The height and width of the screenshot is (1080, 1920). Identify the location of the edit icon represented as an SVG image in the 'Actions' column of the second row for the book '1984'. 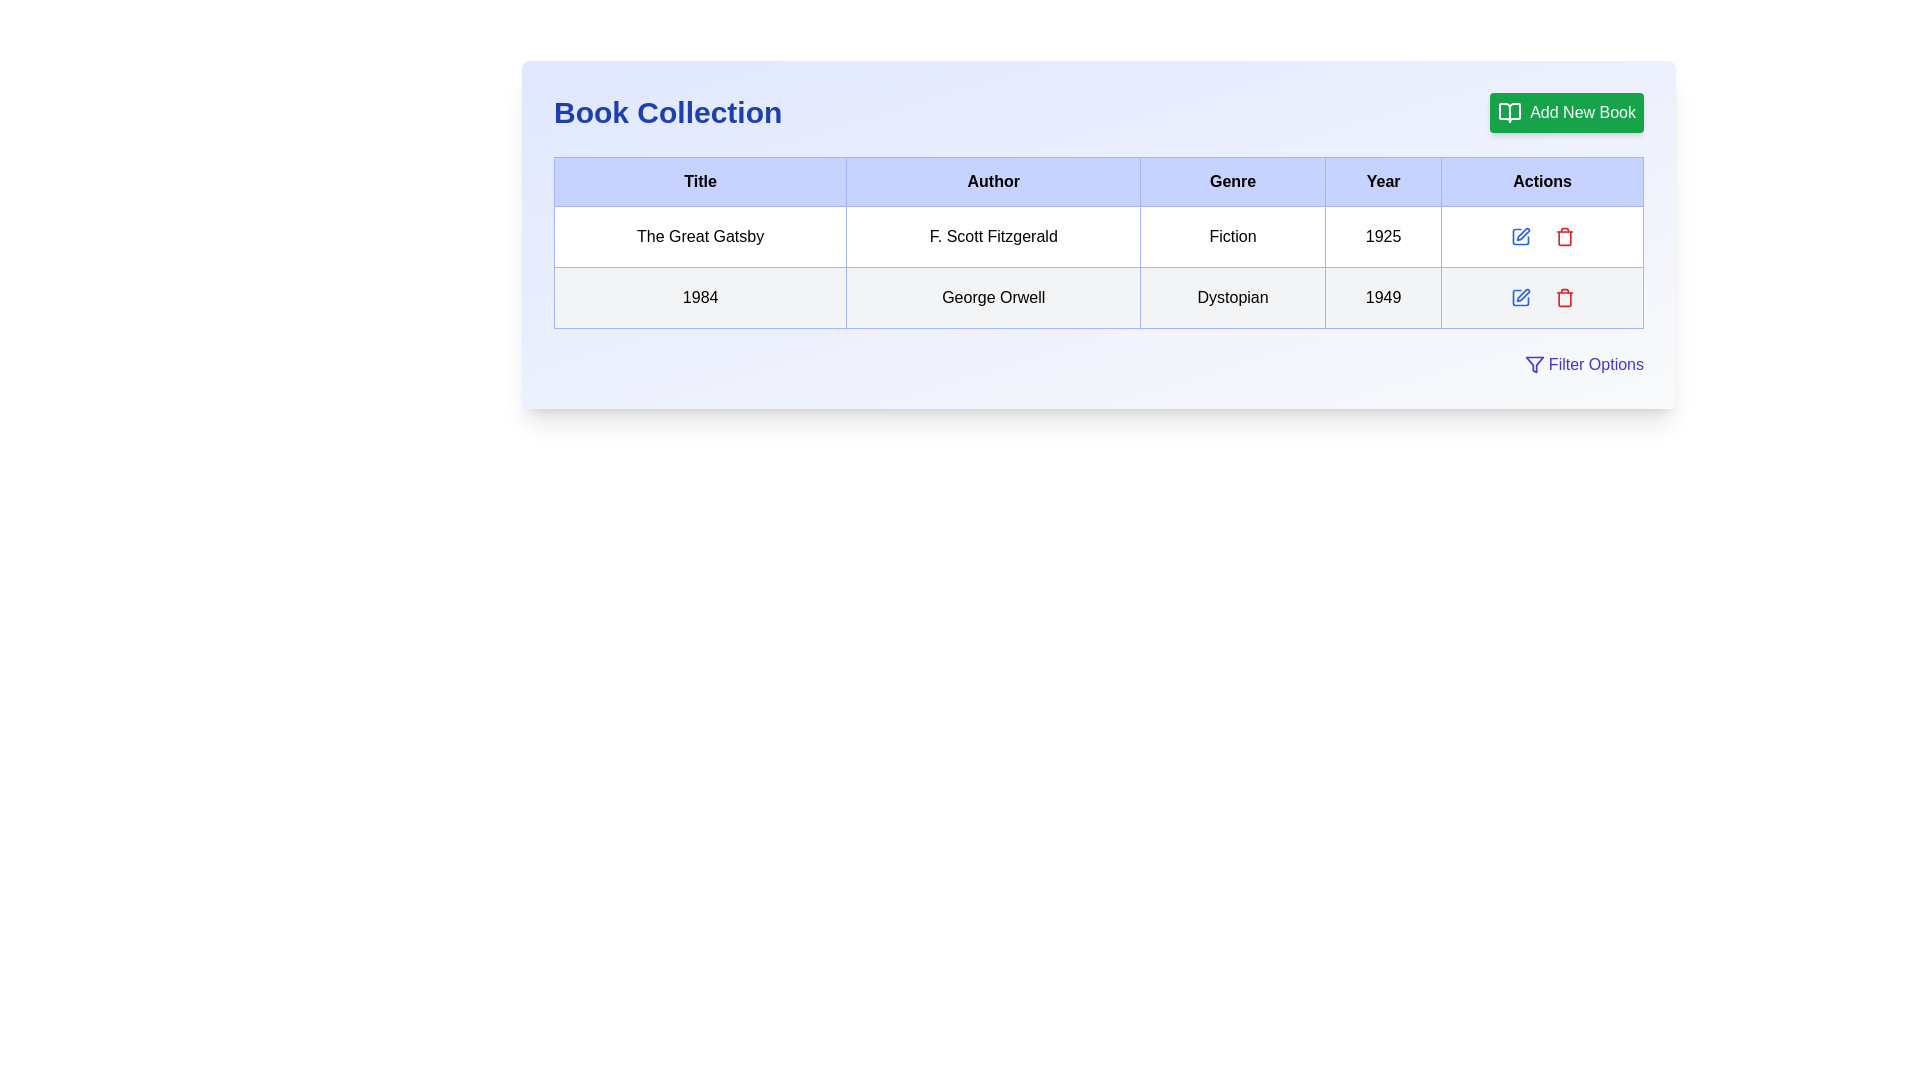
(1522, 295).